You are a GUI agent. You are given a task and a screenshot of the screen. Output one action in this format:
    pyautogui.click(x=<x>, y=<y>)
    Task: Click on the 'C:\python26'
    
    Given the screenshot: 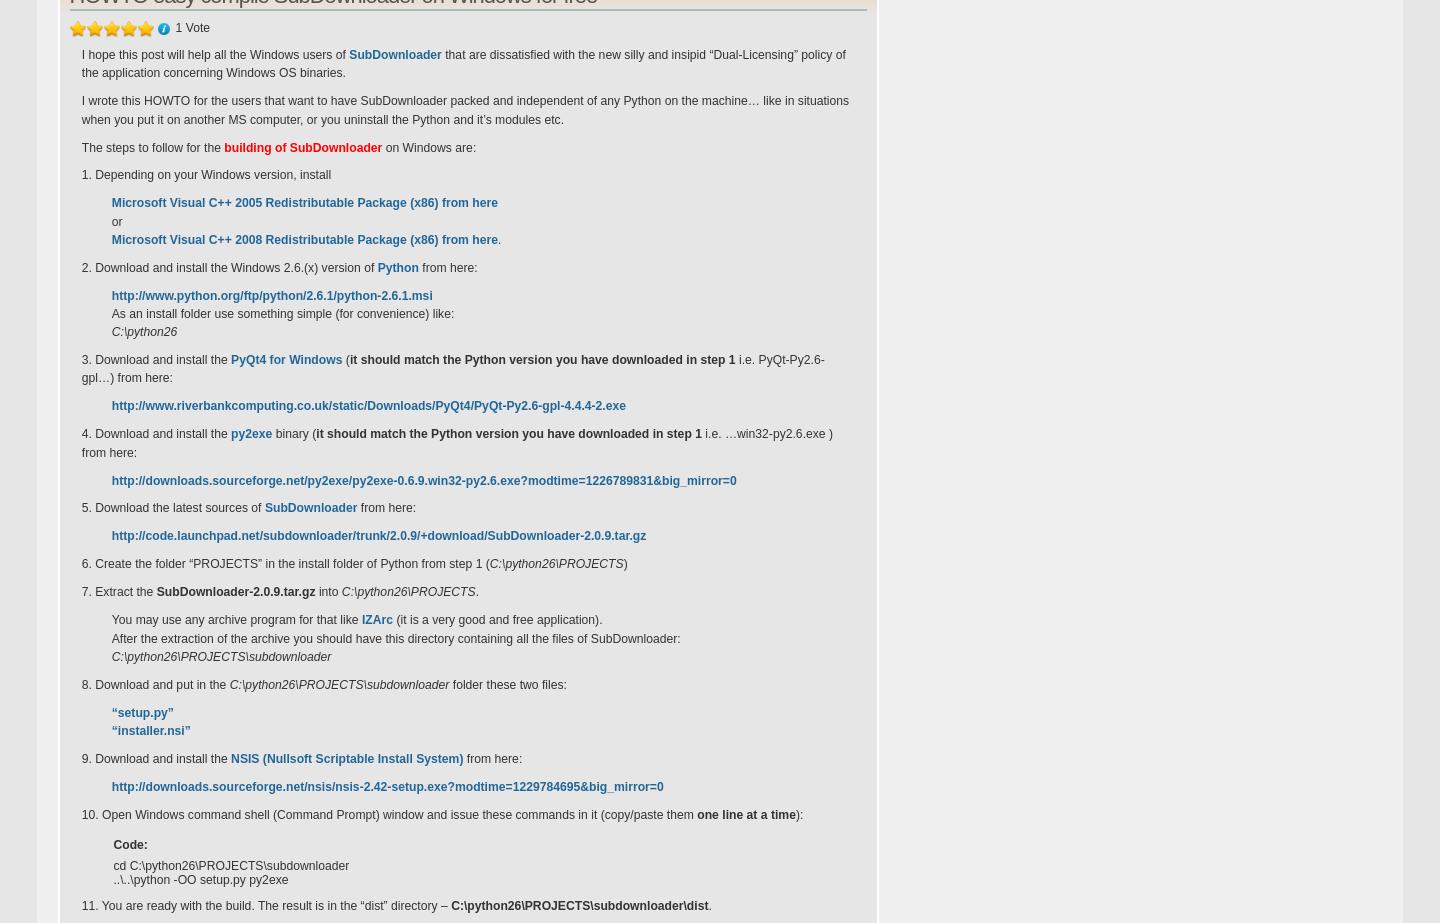 What is the action you would take?
    pyautogui.click(x=143, y=332)
    